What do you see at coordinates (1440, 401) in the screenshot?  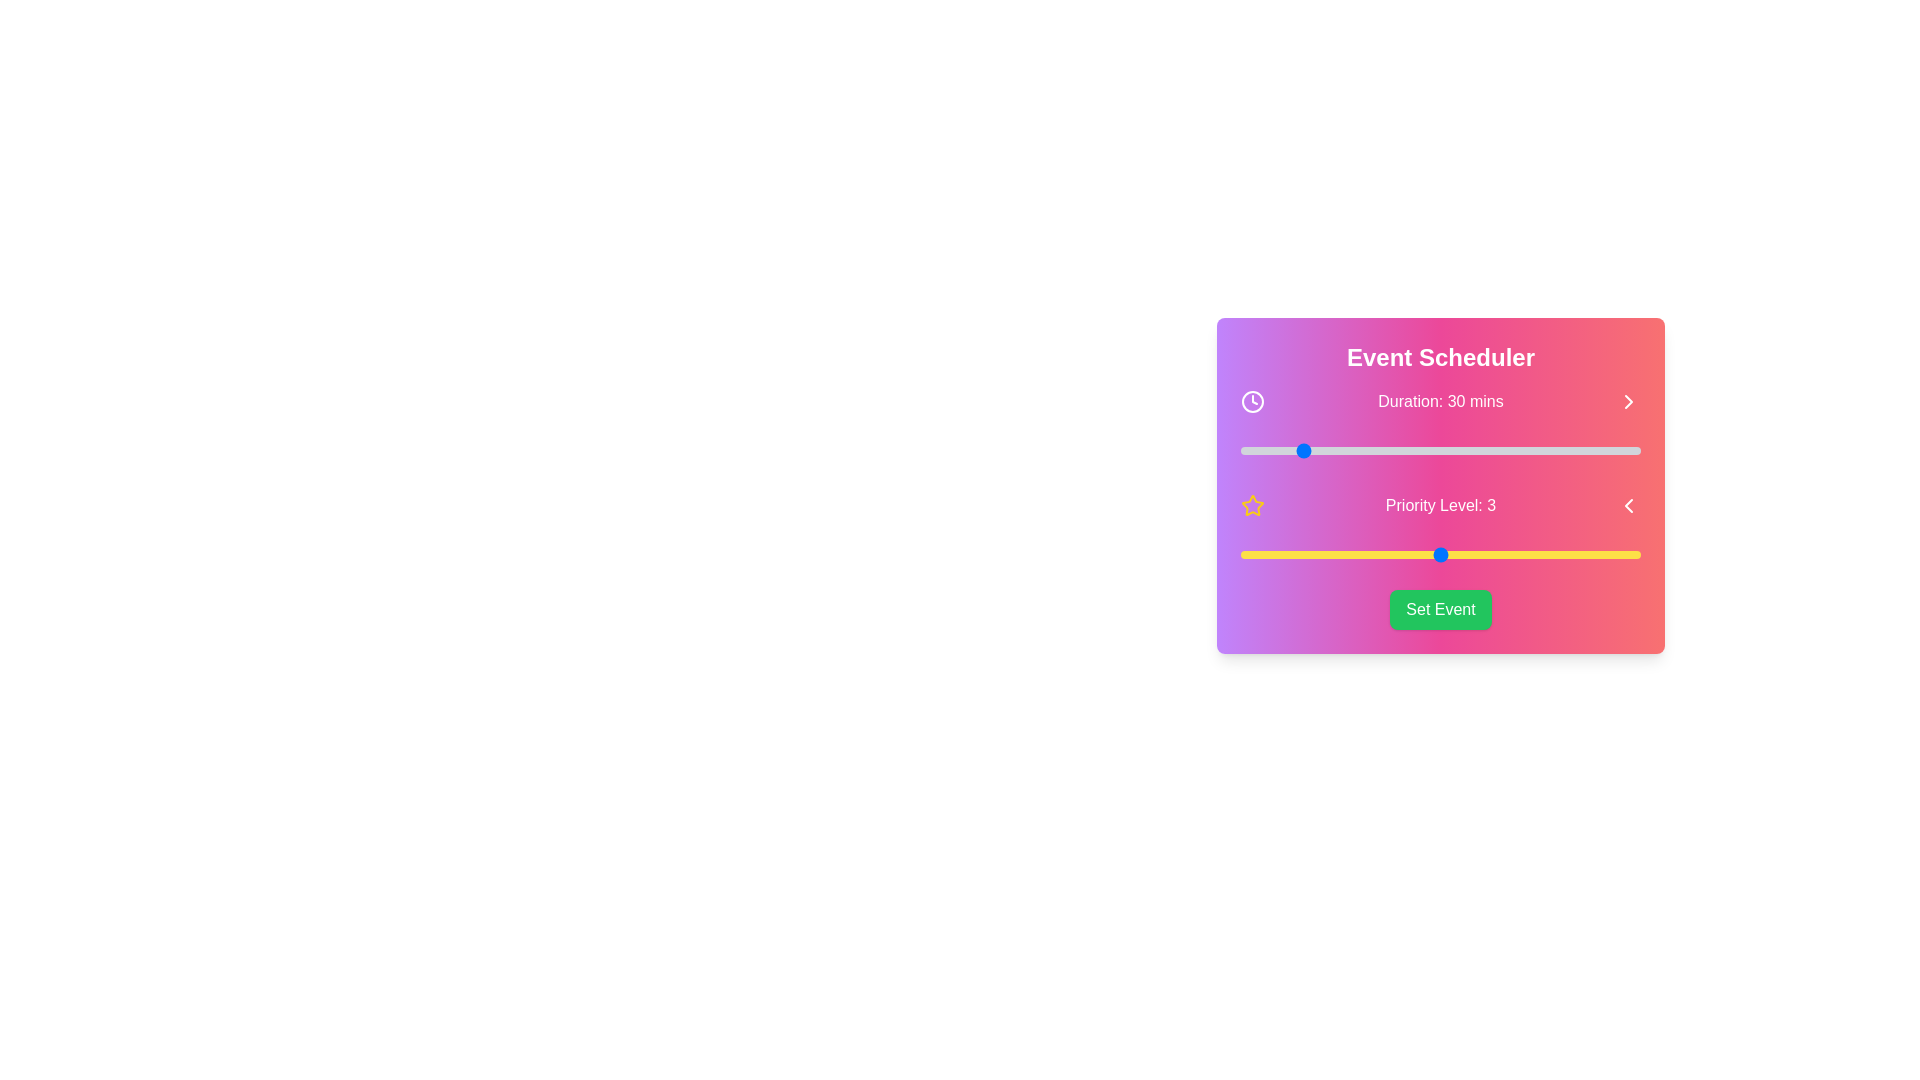 I see `the text label 'Duration: 30 mins' which is located inside a decorative rectangular area in the 'Event Scheduler' panel, accompanied by a clock icon on the left and an arrow symbol on the right` at bounding box center [1440, 401].